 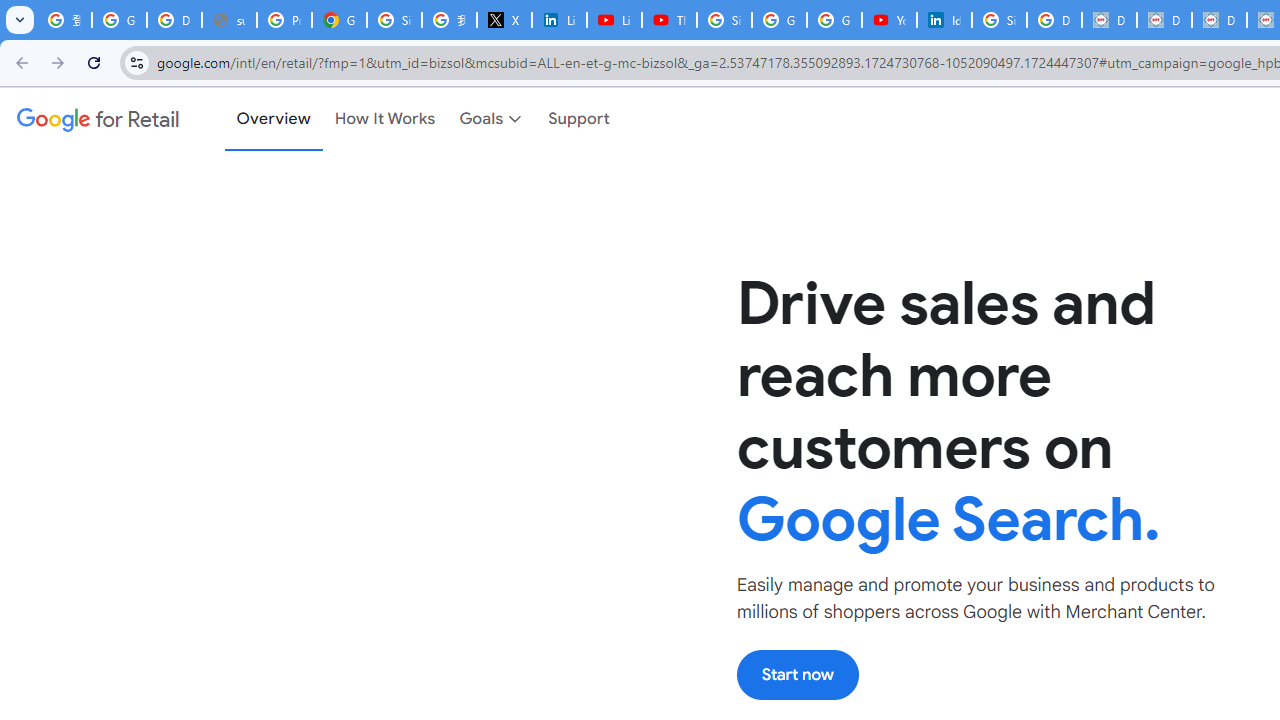 What do you see at coordinates (1108, 20) in the screenshot?
I see `'Data Privacy Framework'` at bounding box center [1108, 20].